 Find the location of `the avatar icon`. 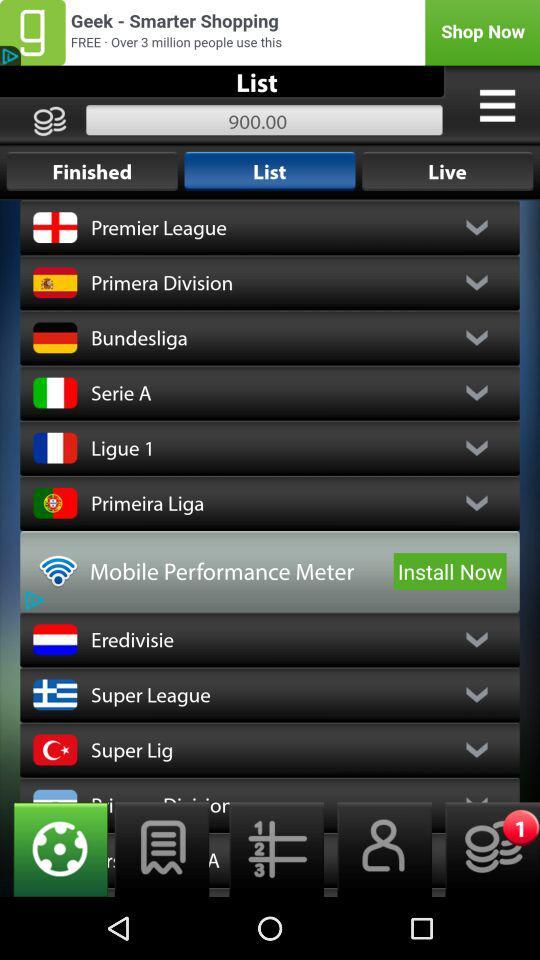

the avatar icon is located at coordinates (378, 909).